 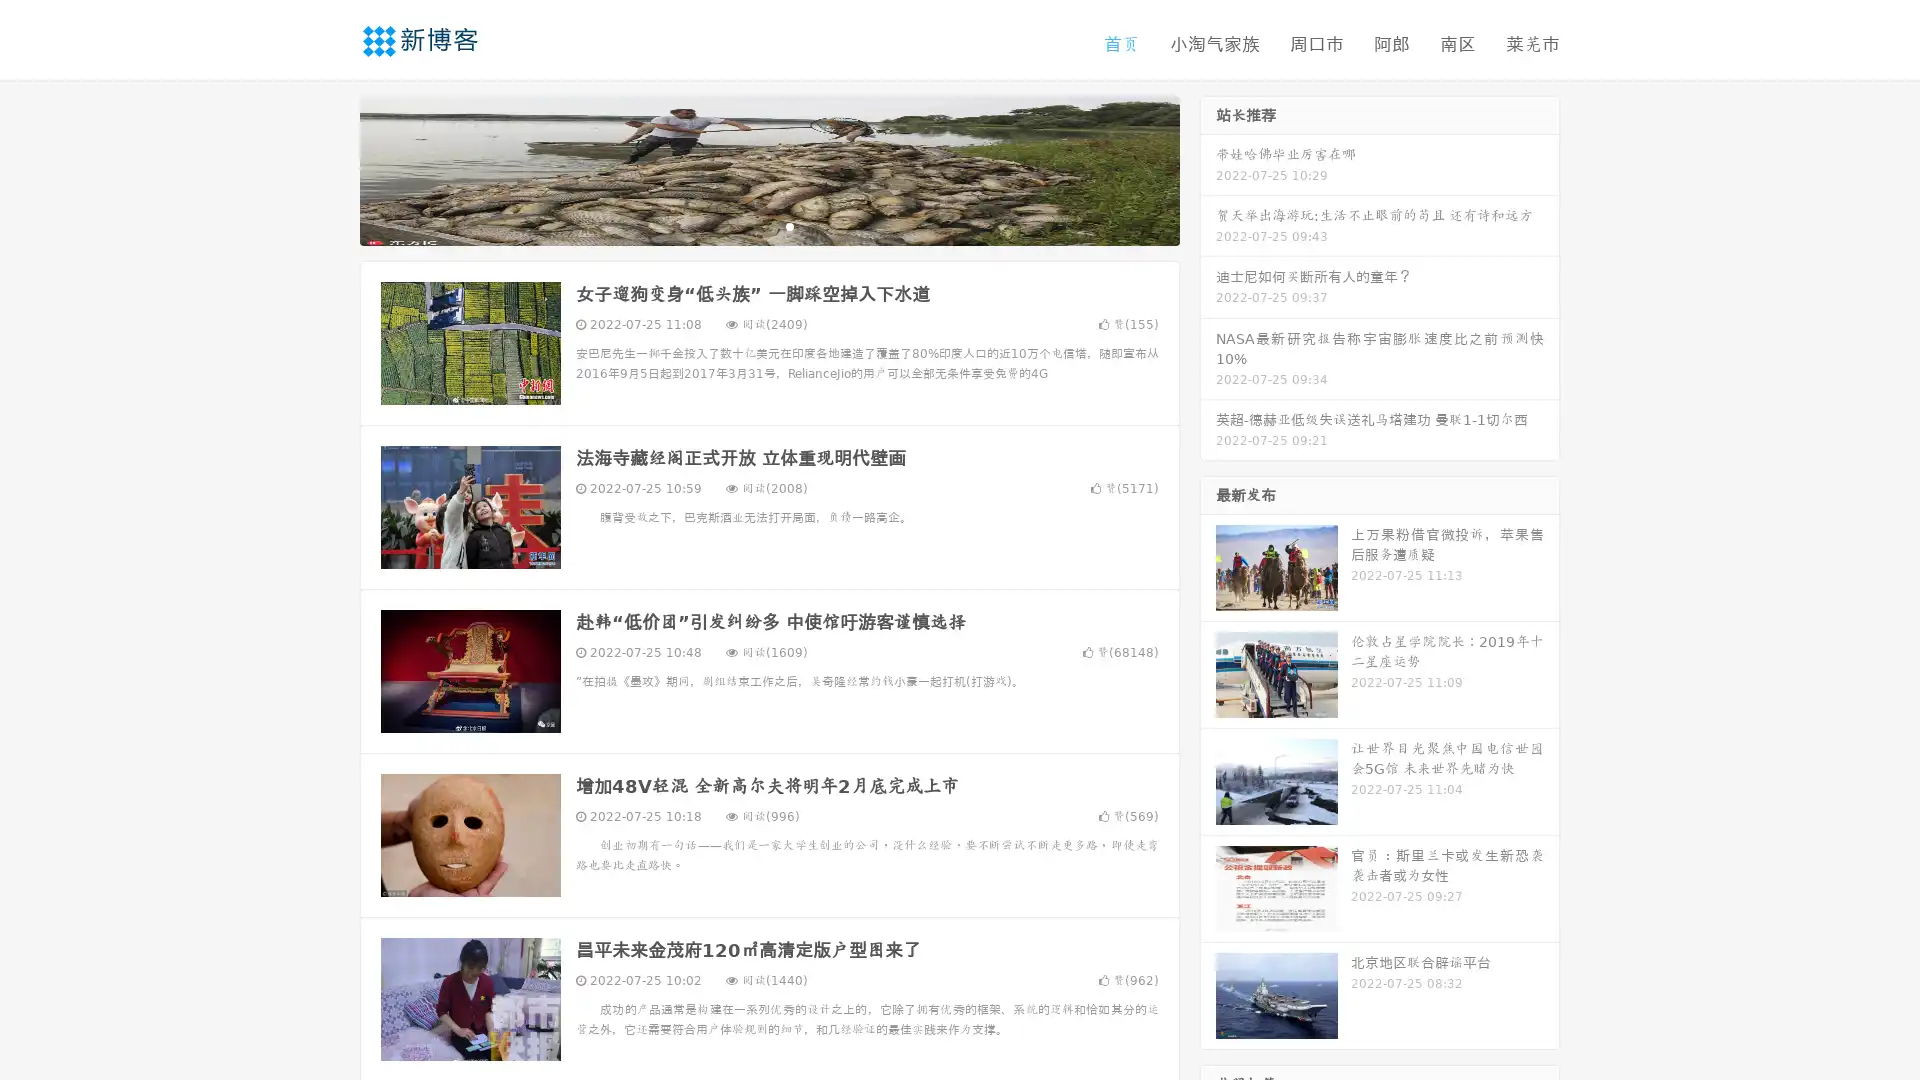 What do you see at coordinates (748, 225) in the screenshot?
I see `Go to slide 1` at bounding box center [748, 225].